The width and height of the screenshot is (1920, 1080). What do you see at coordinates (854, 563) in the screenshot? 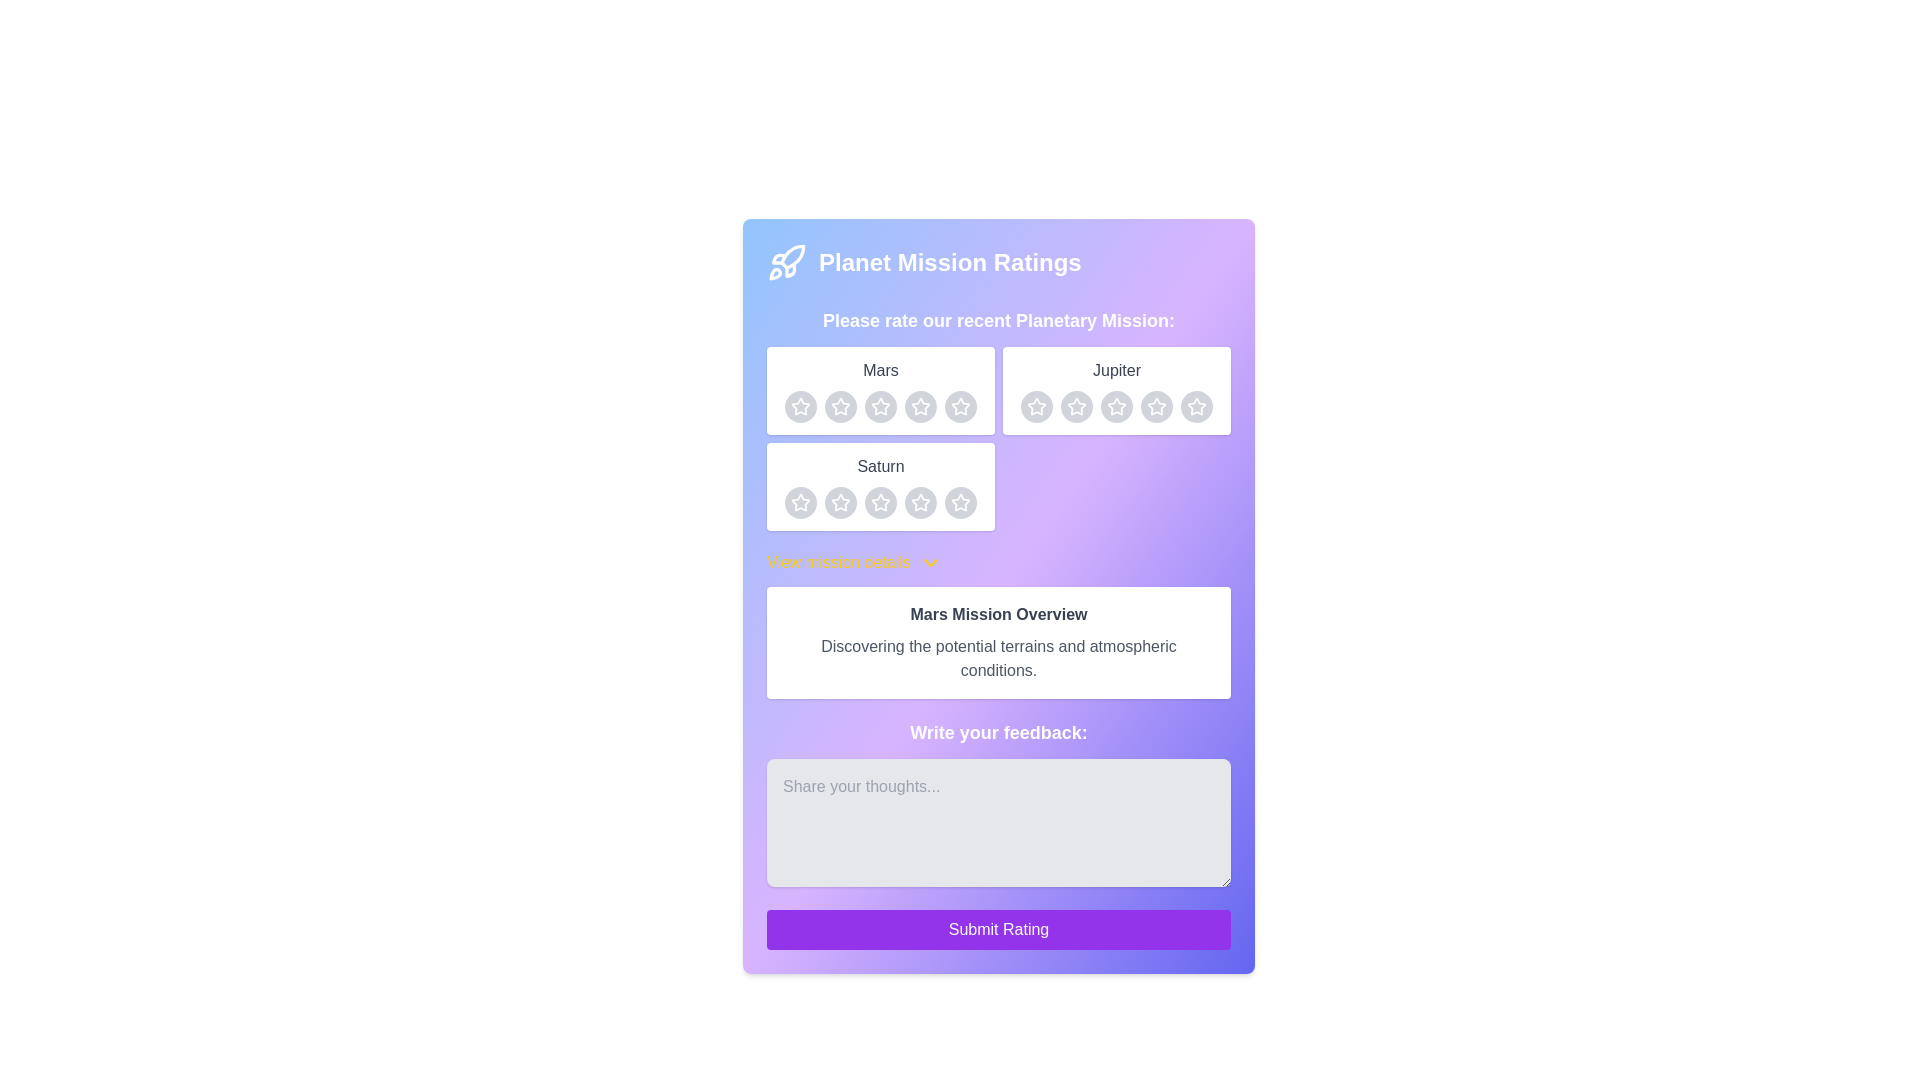
I see `the 'View mission details' dropdown trigger, which is a bold yellow label with a chevron icon` at bounding box center [854, 563].